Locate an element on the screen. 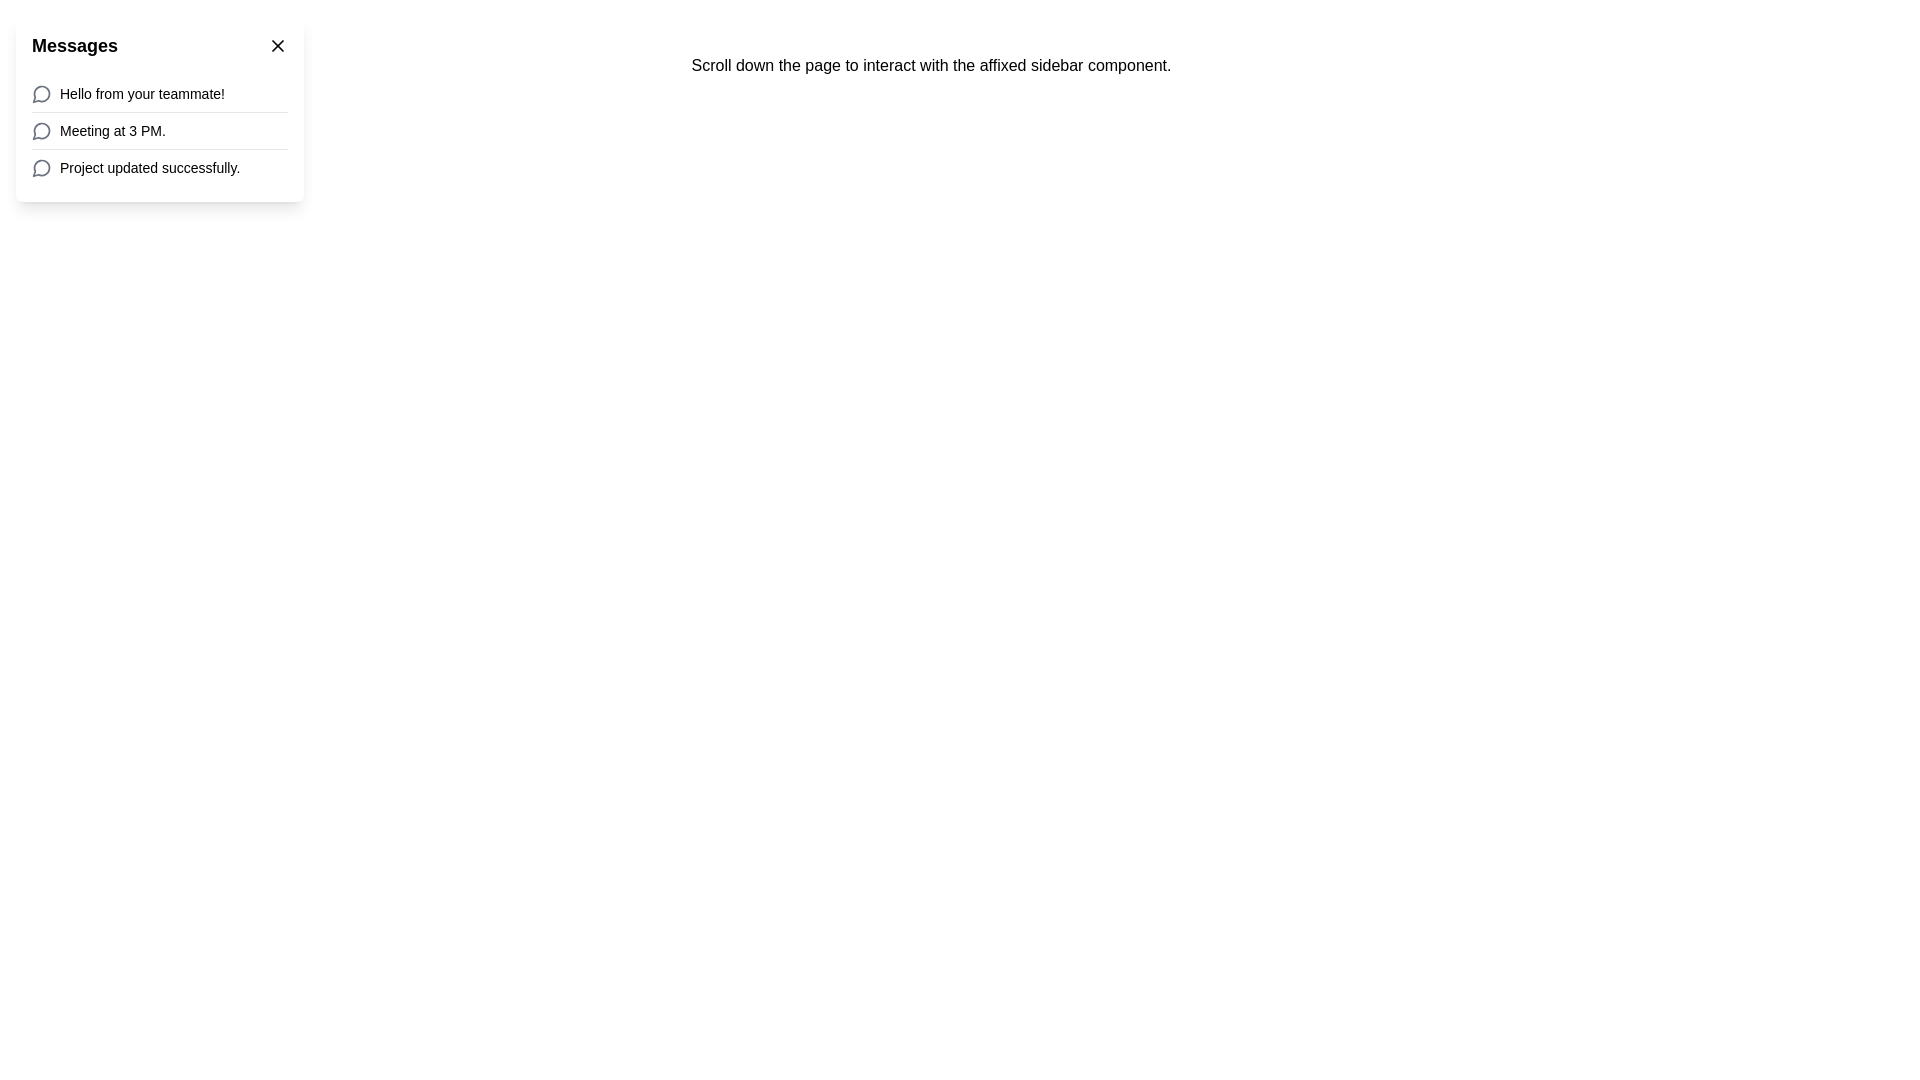 The image size is (1920, 1080). the Text Label located at the top-center area of the interface, which provides directives to interact with the sidebar component is located at coordinates (930, 64).